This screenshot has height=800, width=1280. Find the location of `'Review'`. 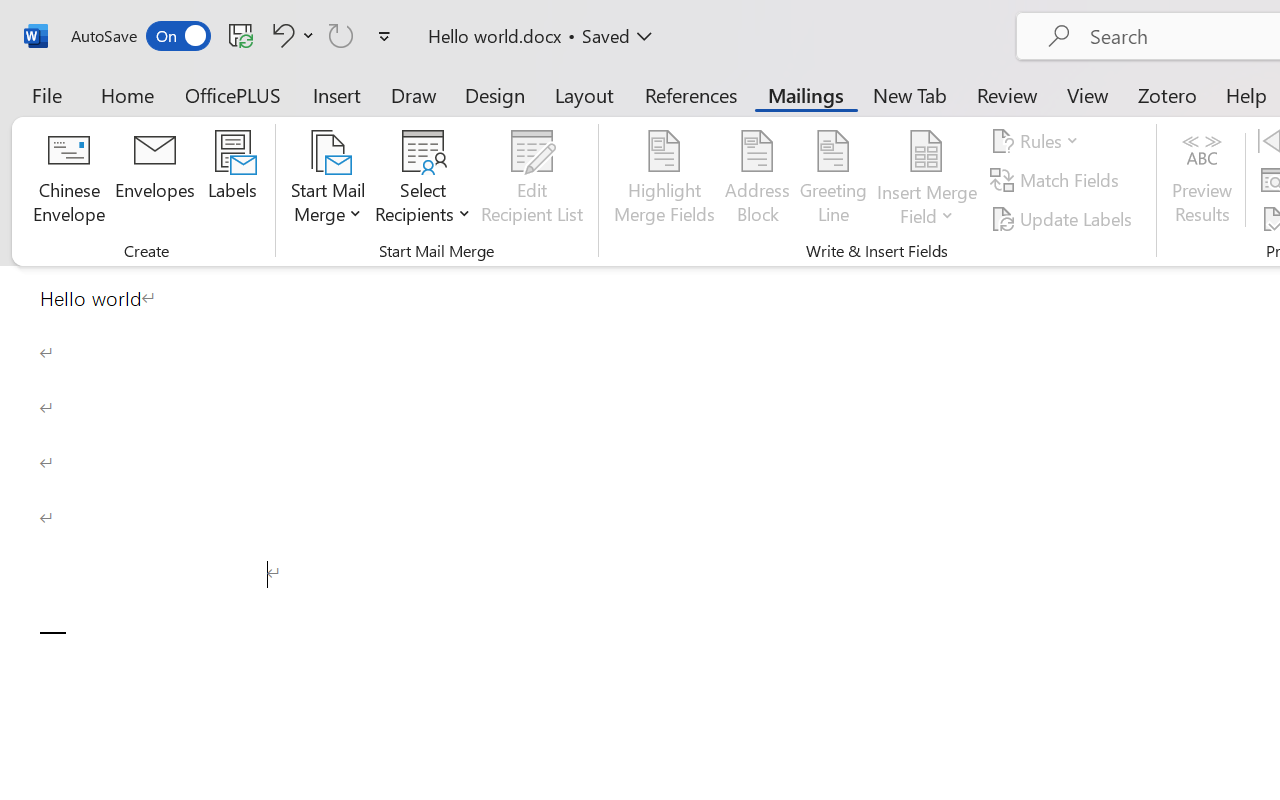

'Review' is located at coordinates (1007, 94).